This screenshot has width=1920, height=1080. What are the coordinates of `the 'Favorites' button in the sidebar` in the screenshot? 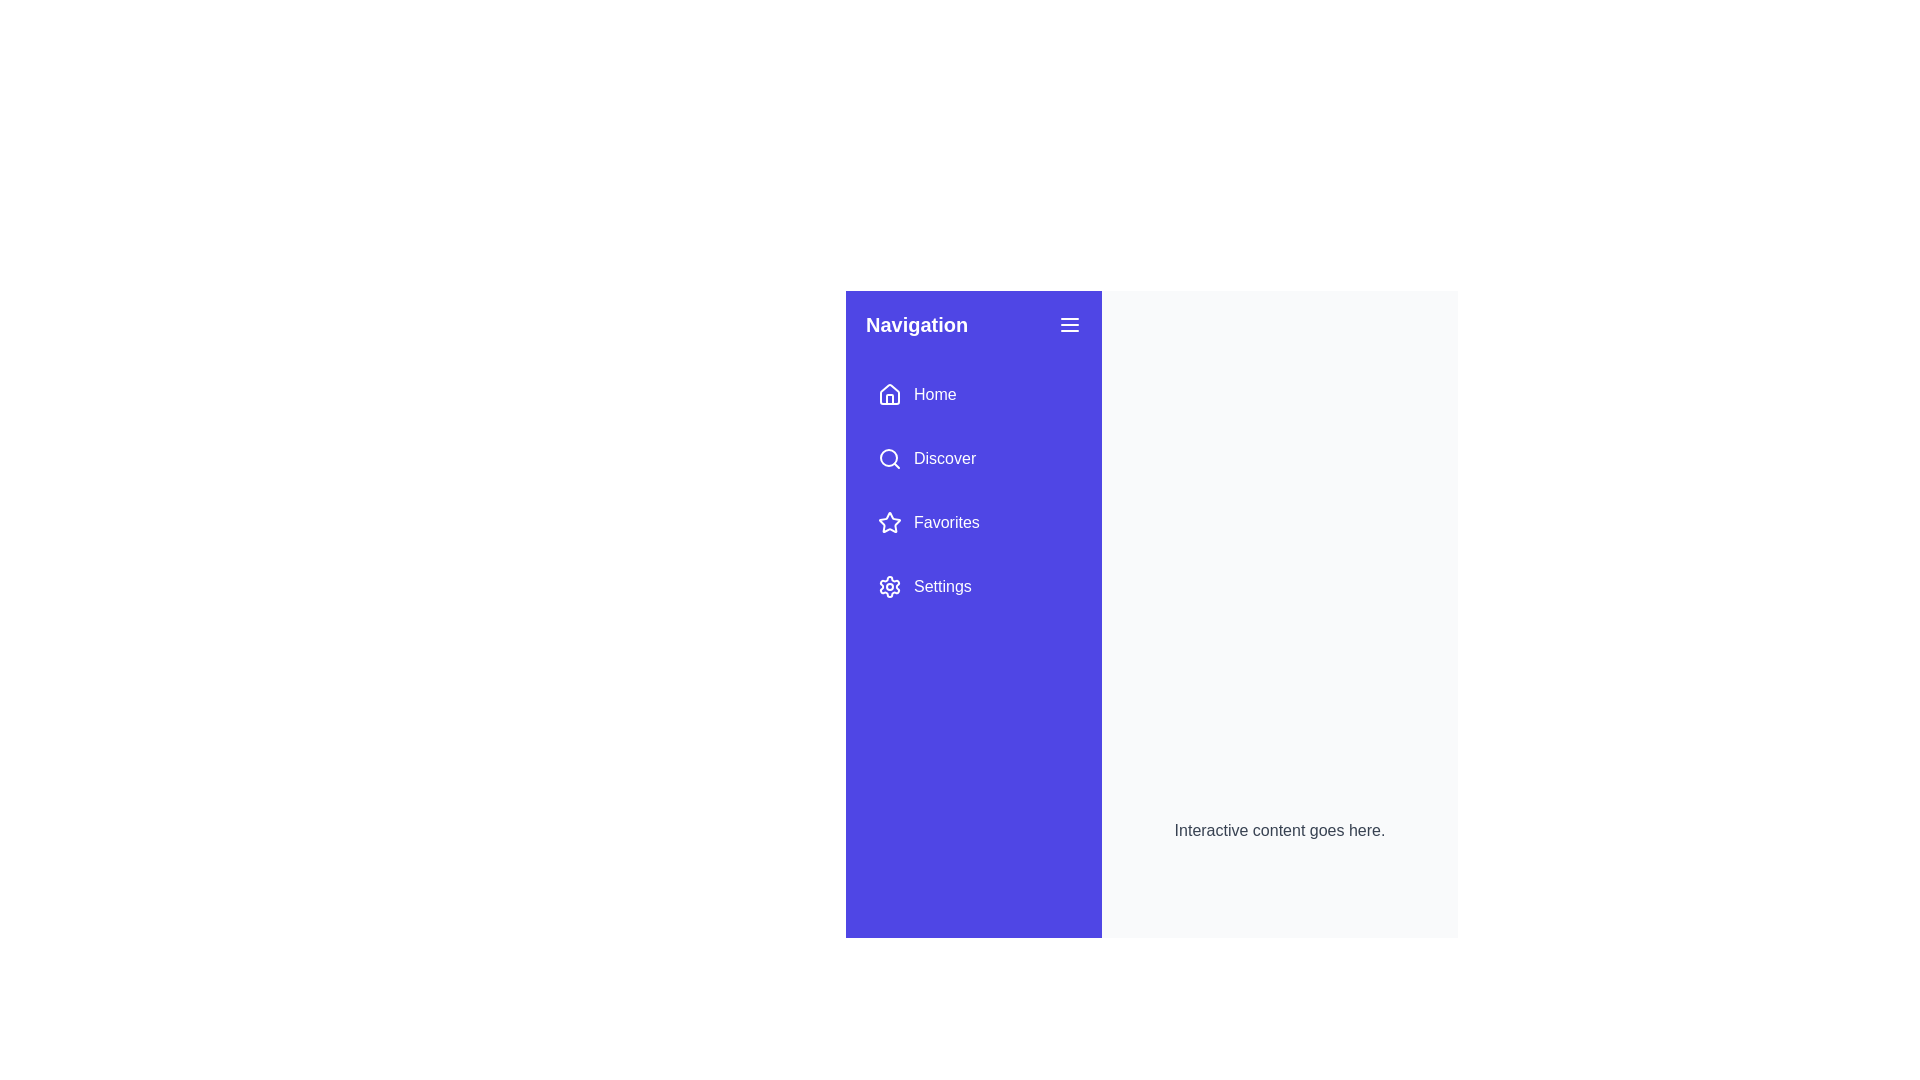 It's located at (926, 522).